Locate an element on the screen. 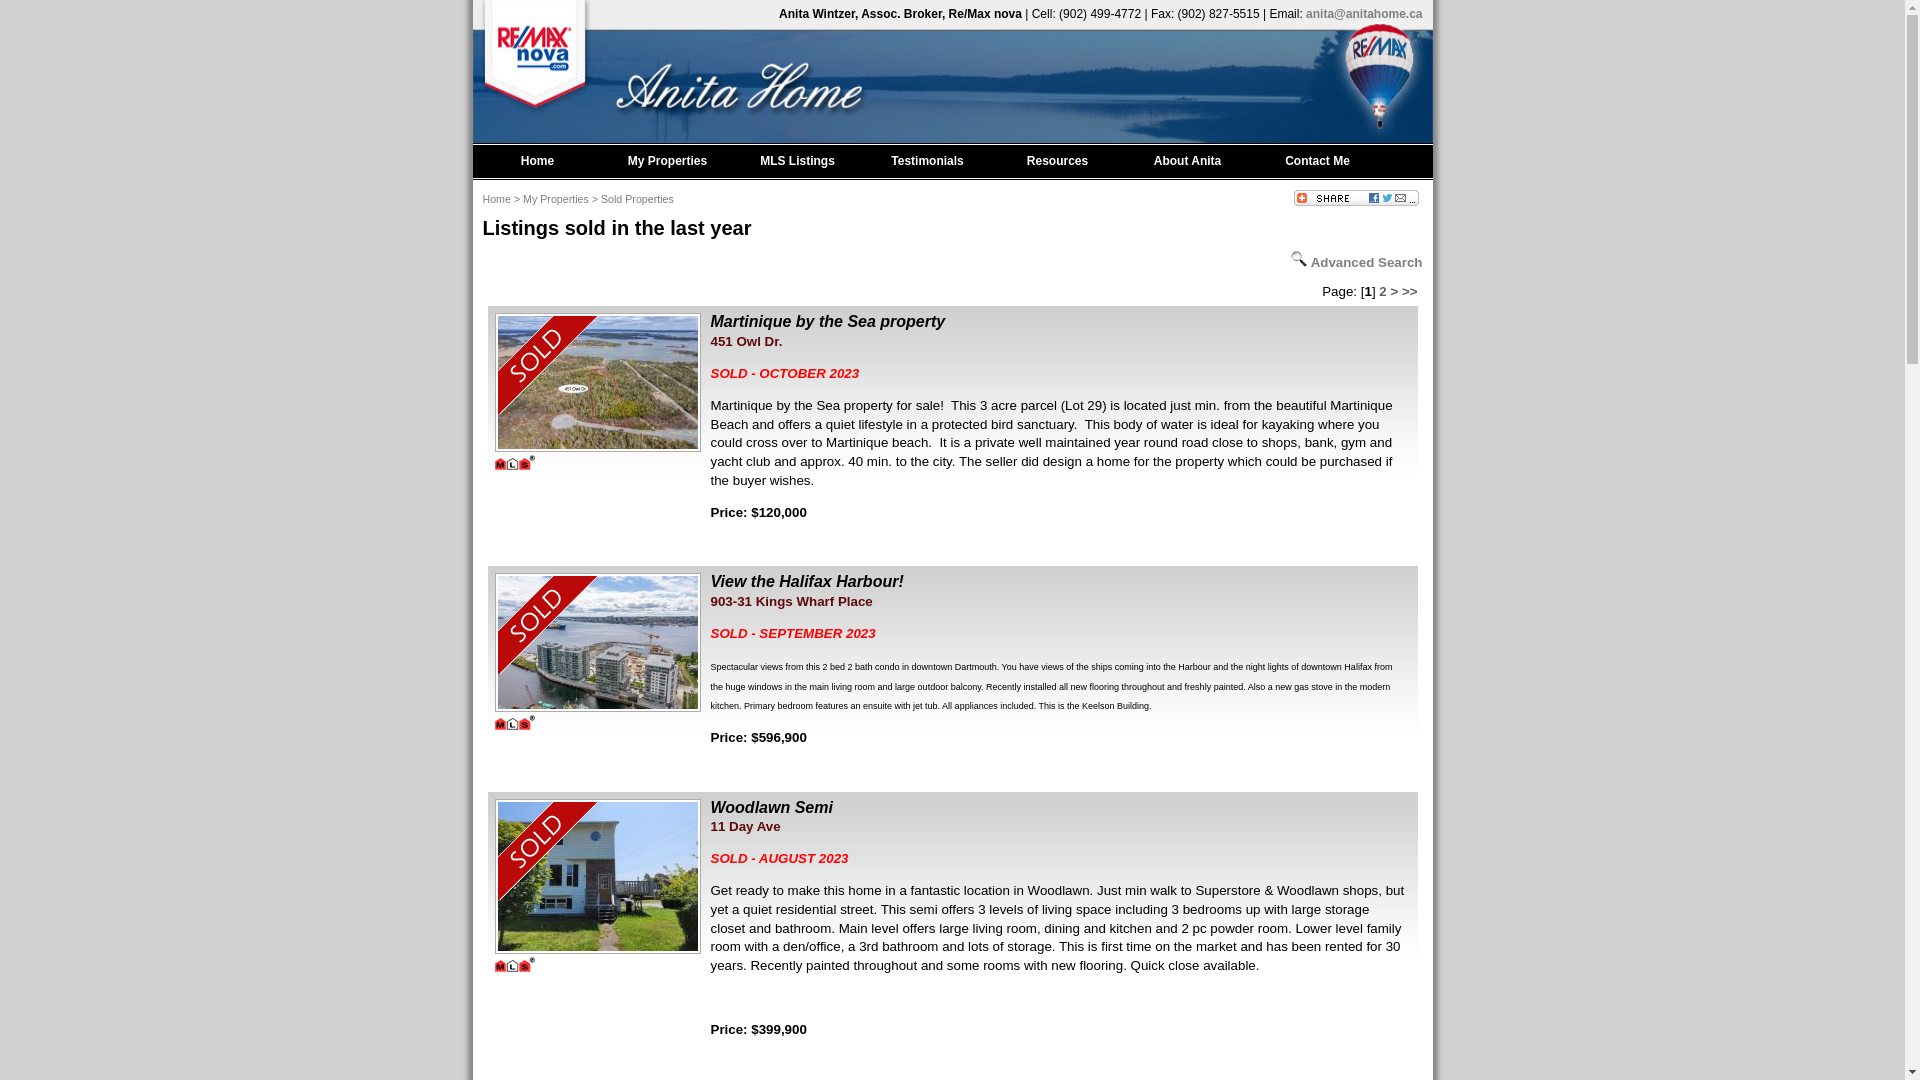 This screenshot has width=1920, height=1080. 'My Properties' is located at coordinates (556, 199).